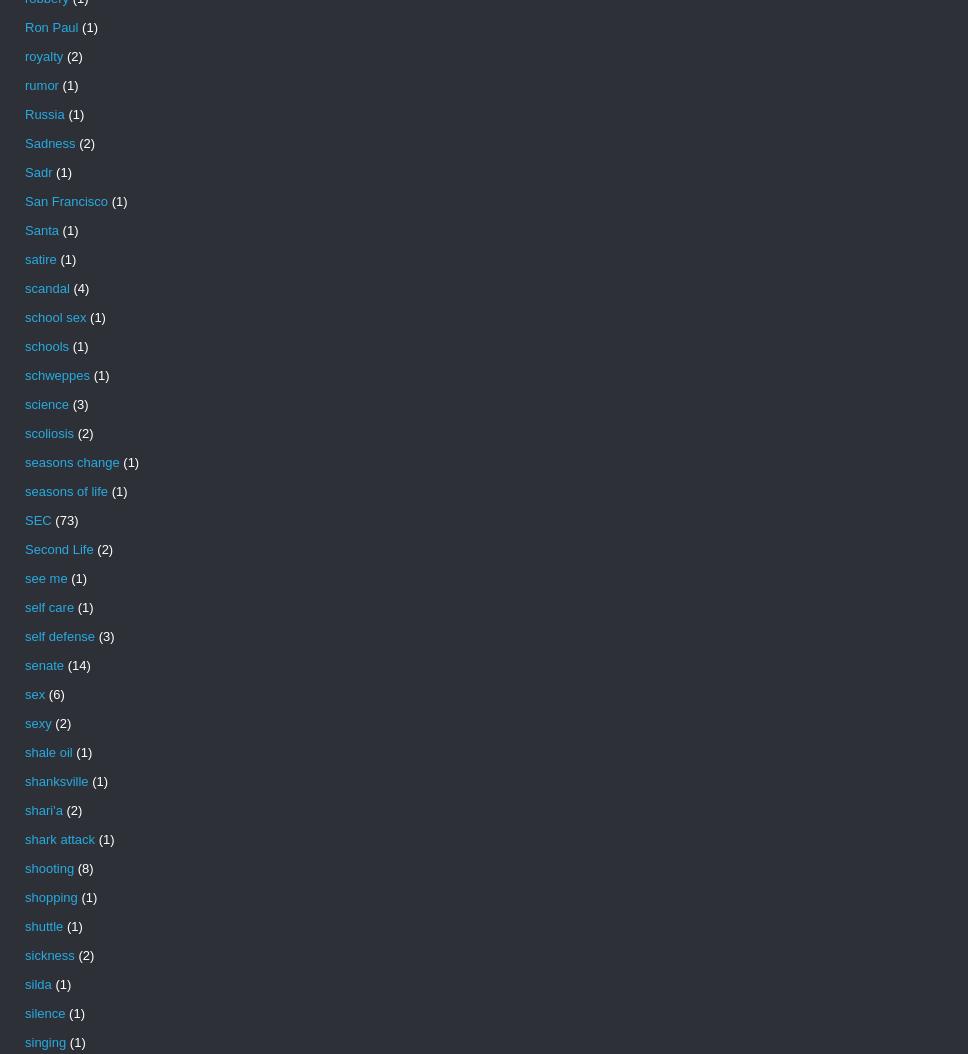 The image size is (968, 1054). What do you see at coordinates (84, 868) in the screenshot?
I see `'(8)'` at bounding box center [84, 868].